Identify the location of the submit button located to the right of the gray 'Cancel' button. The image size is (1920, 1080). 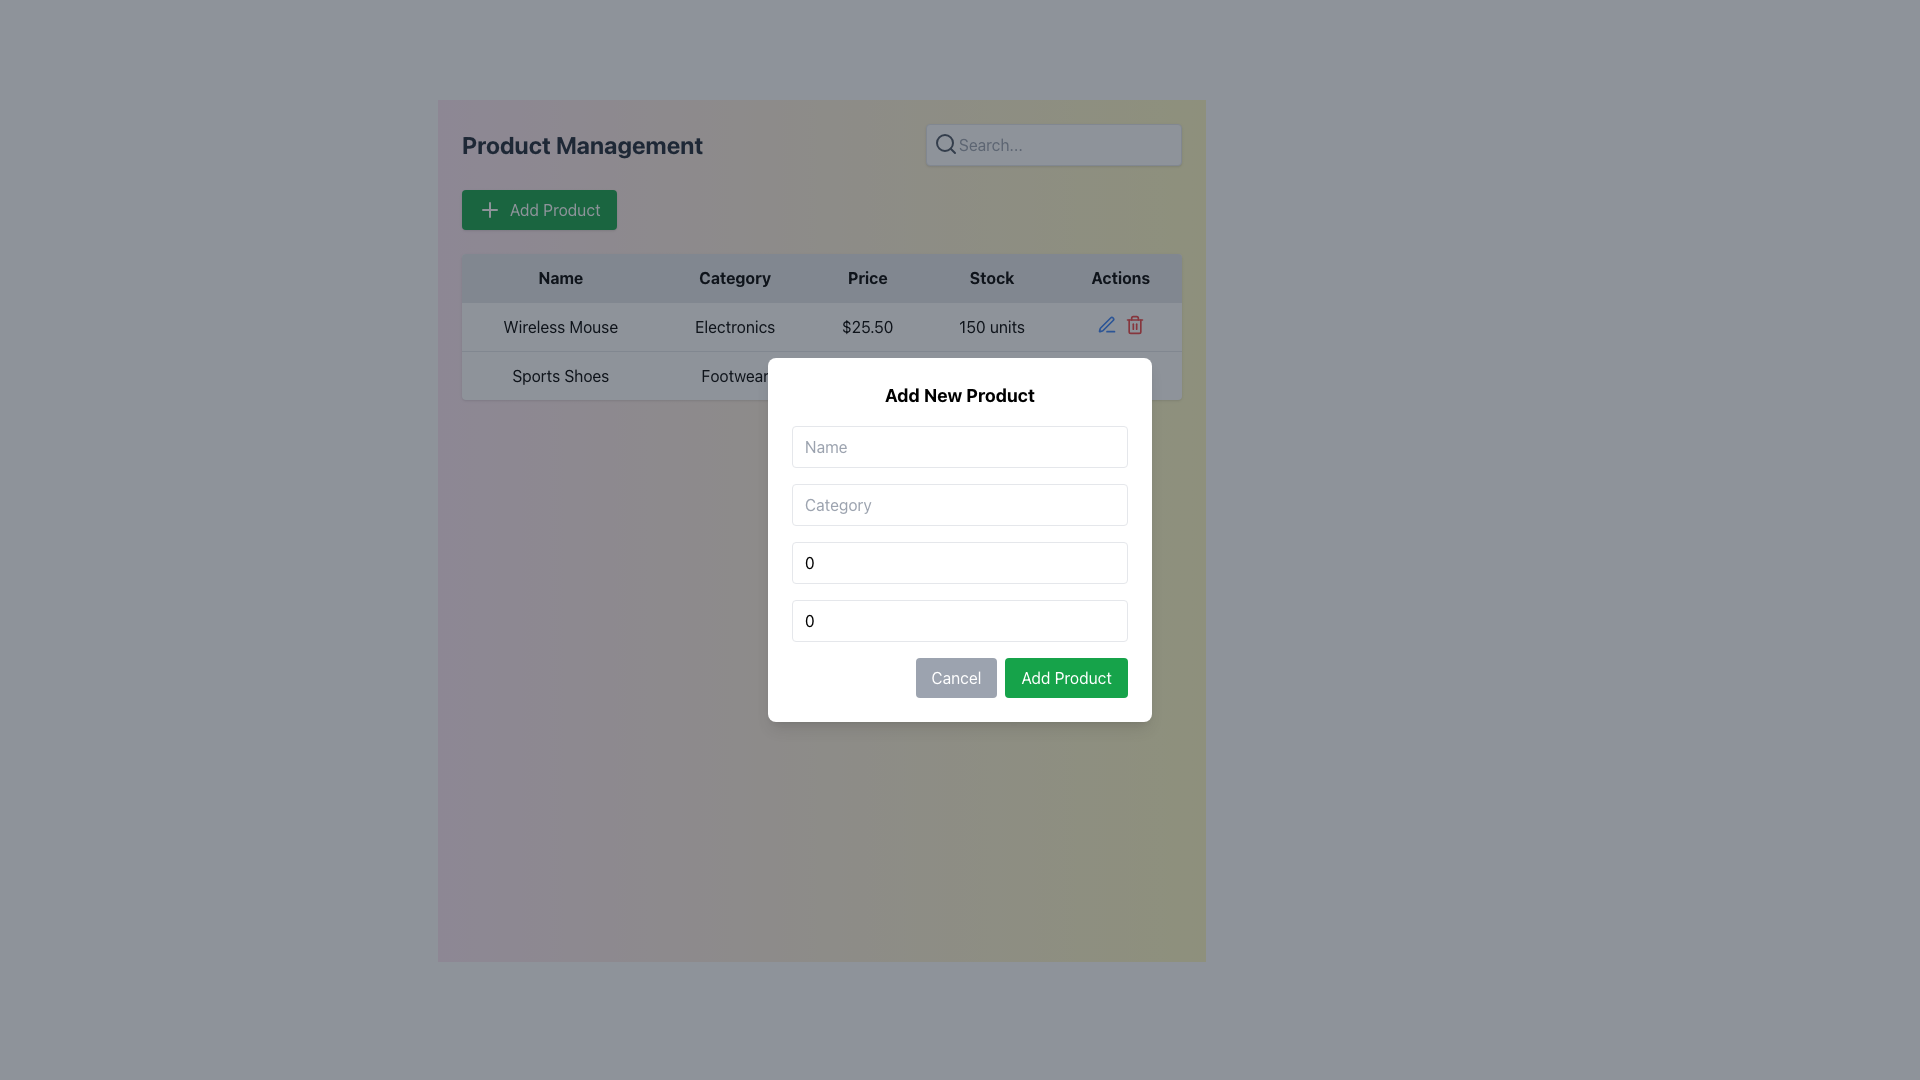
(1065, 677).